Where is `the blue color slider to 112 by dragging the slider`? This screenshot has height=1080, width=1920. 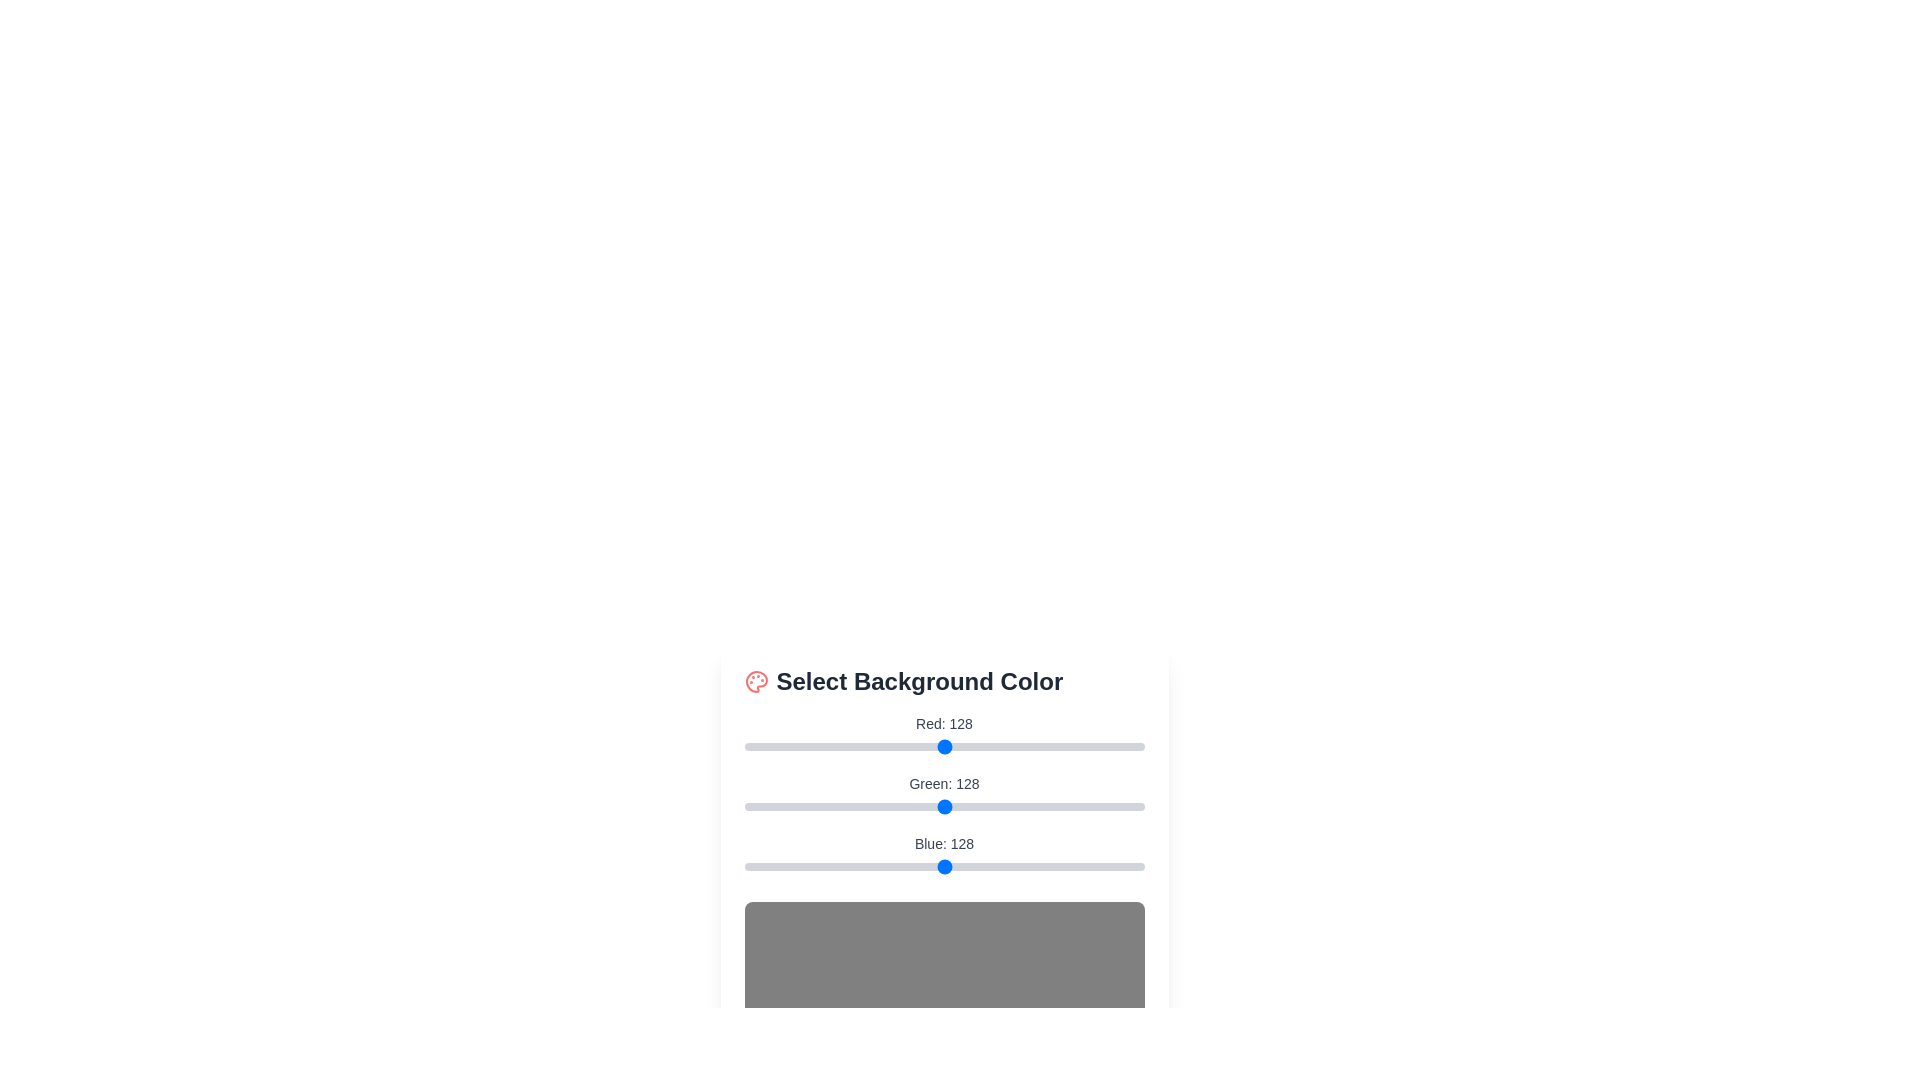
the blue color slider to 112 by dragging the slider is located at coordinates (919, 866).